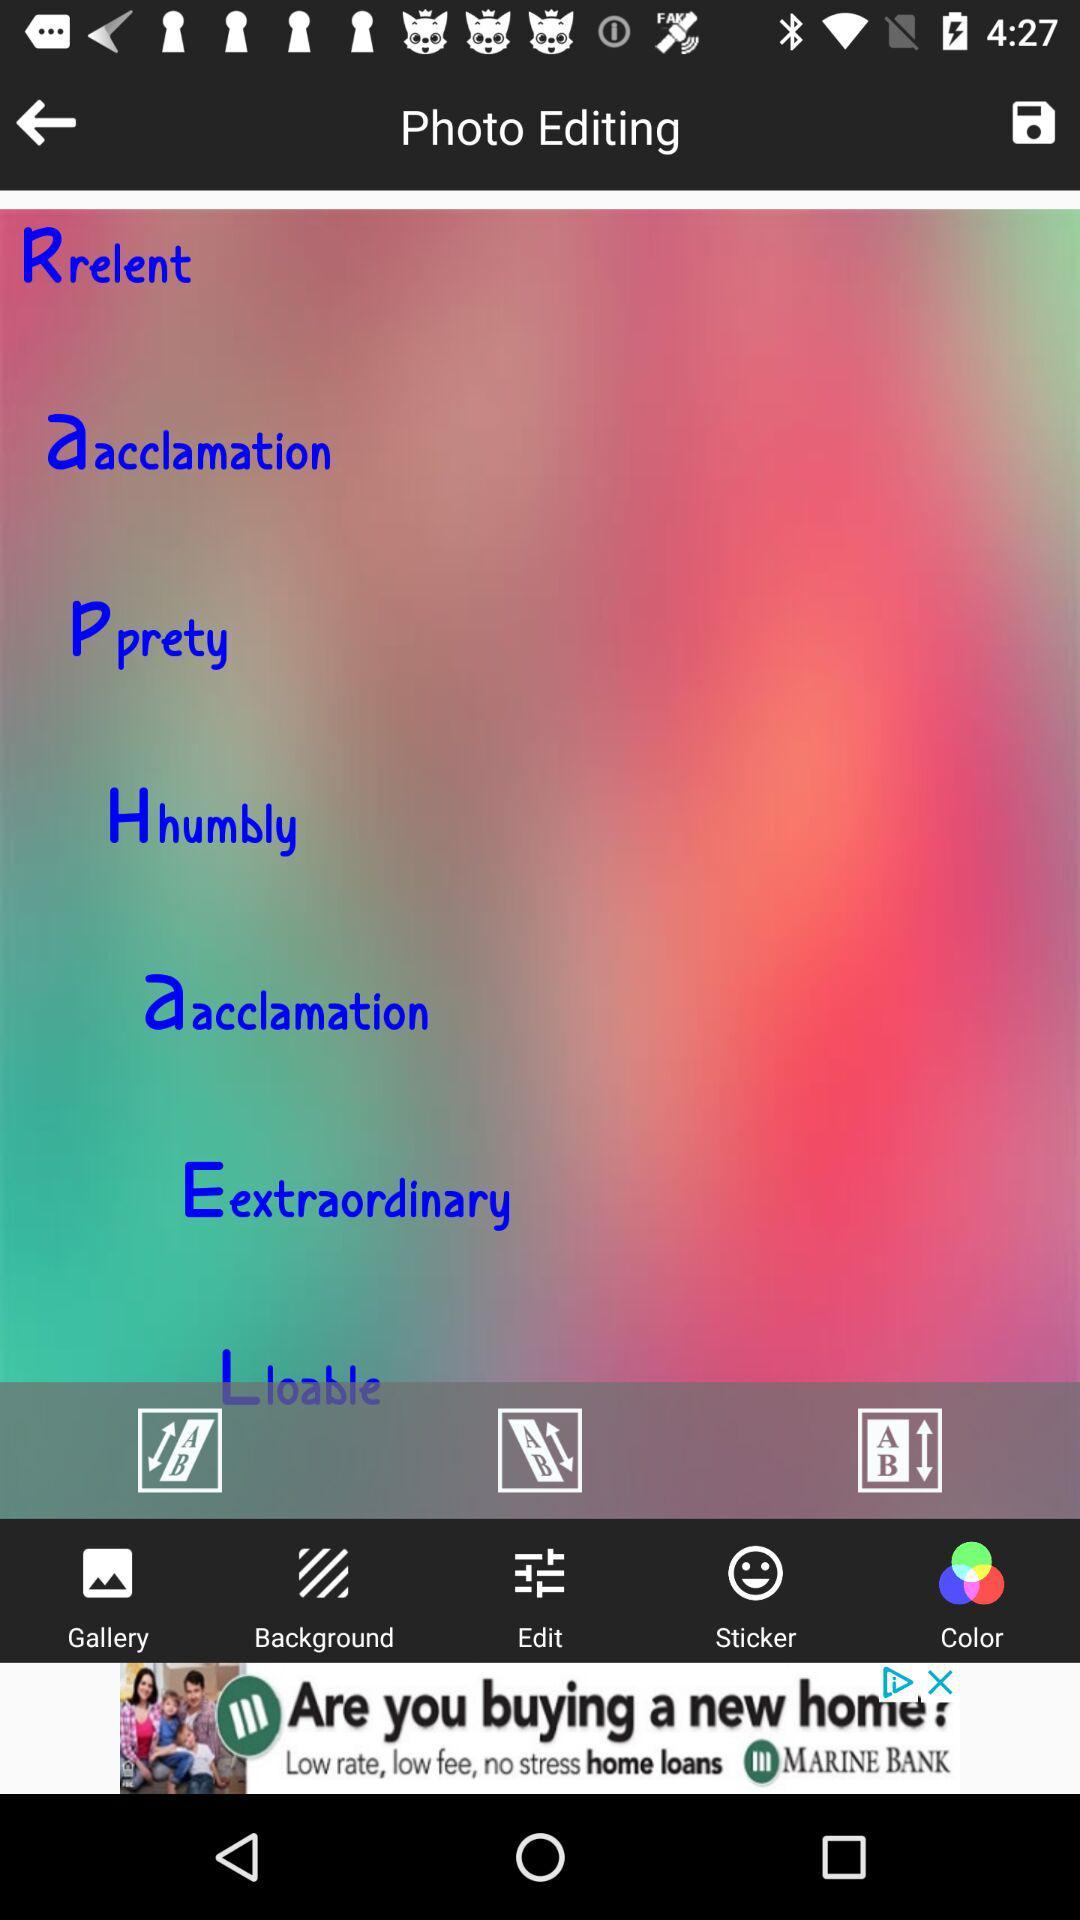 The width and height of the screenshot is (1080, 1920). Describe the element at coordinates (107, 1572) in the screenshot. I see `the wallpaper icon` at that location.